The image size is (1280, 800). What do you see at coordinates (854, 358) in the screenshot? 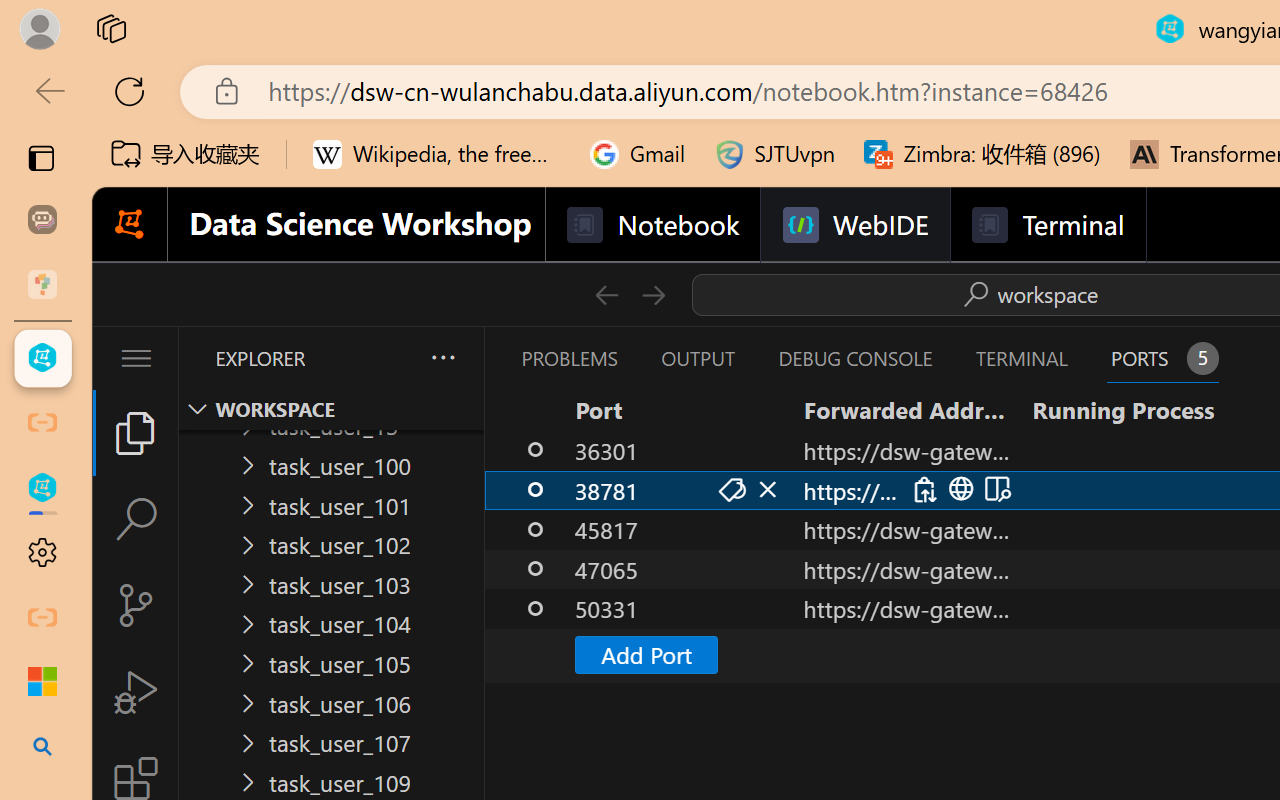
I see `'Debug Console (Ctrl+Shift+Y)'` at bounding box center [854, 358].